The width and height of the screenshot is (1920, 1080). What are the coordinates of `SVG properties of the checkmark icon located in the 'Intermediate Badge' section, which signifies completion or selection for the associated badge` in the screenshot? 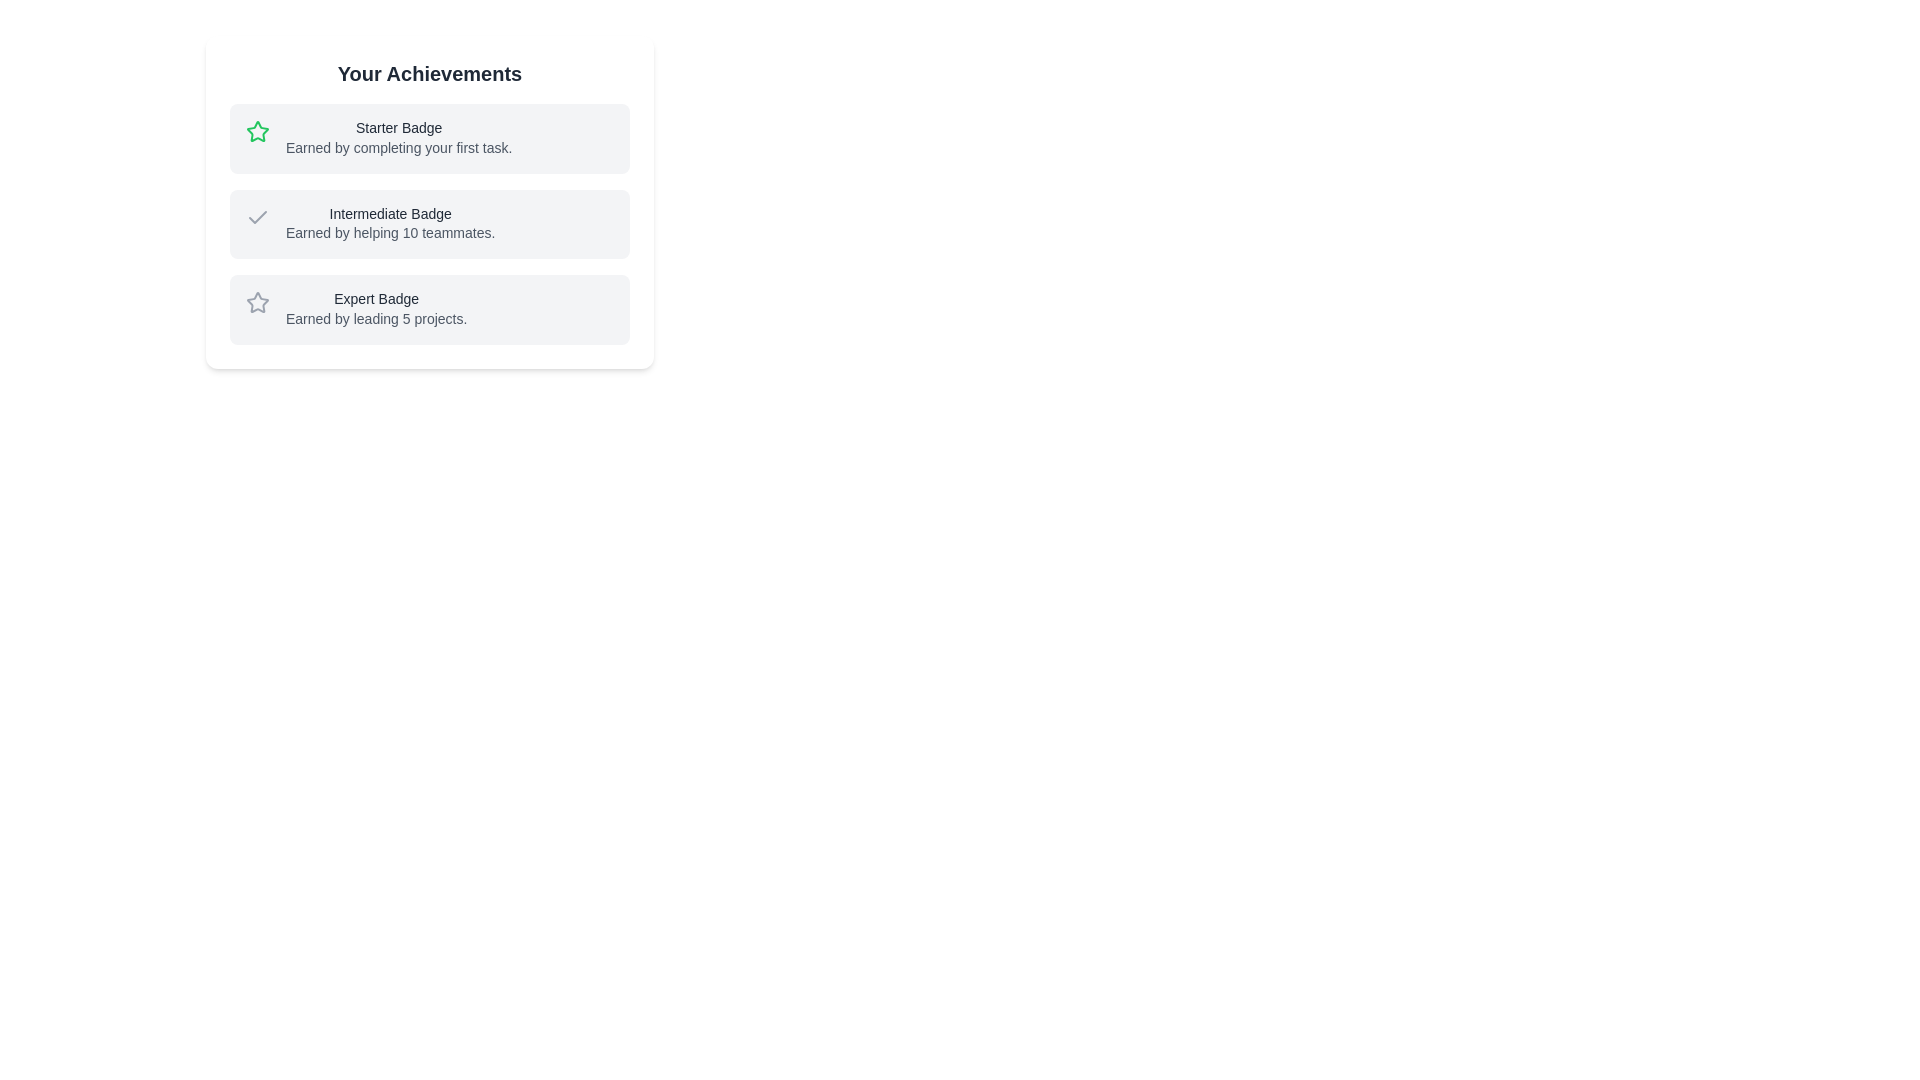 It's located at (257, 216).